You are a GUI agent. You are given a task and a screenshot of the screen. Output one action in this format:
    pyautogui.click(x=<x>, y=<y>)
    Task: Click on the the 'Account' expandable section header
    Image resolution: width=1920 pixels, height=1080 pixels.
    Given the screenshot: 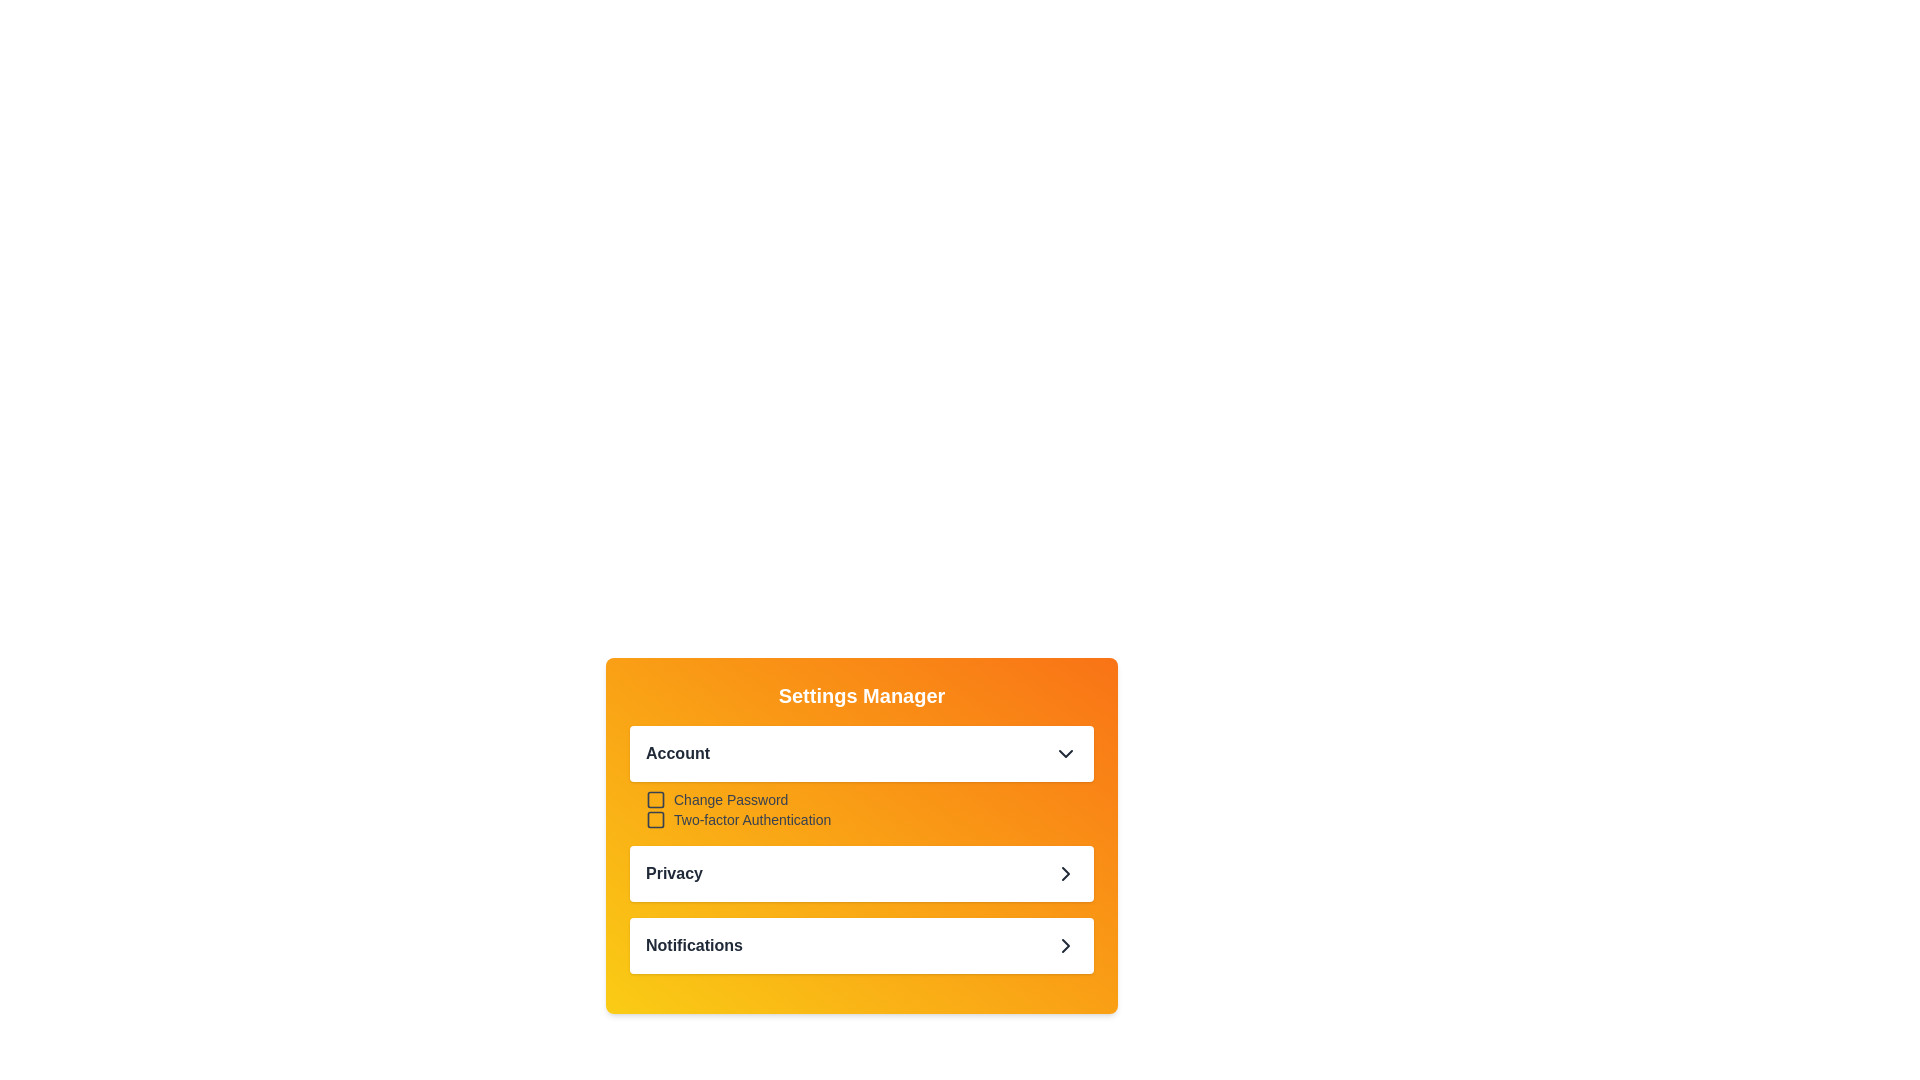 What is the action you would take?
    pyautogui.click(x=862, y=777)
    